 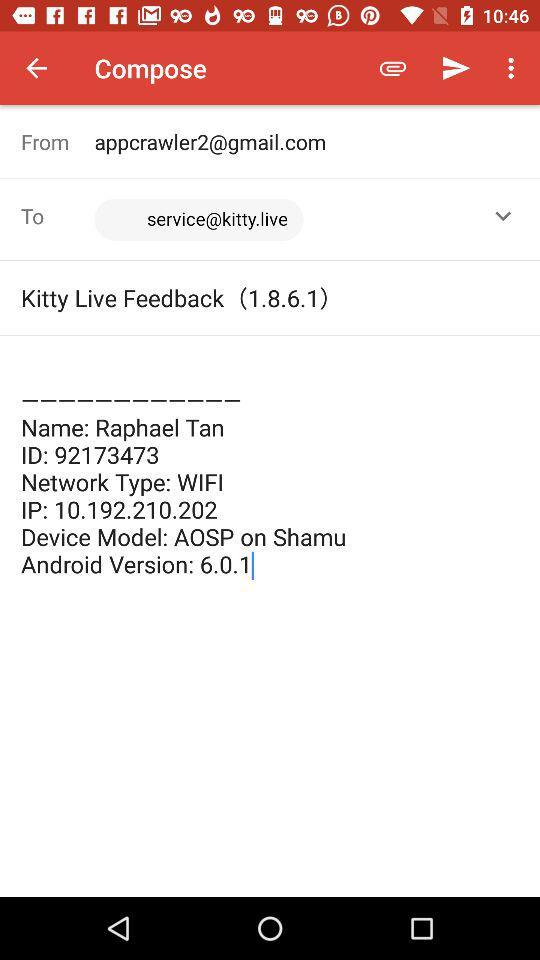 What do you see at coordinates (270, 468) in the screenshot?
I see `the name raphael tan item` at bounding box center [270, 468].